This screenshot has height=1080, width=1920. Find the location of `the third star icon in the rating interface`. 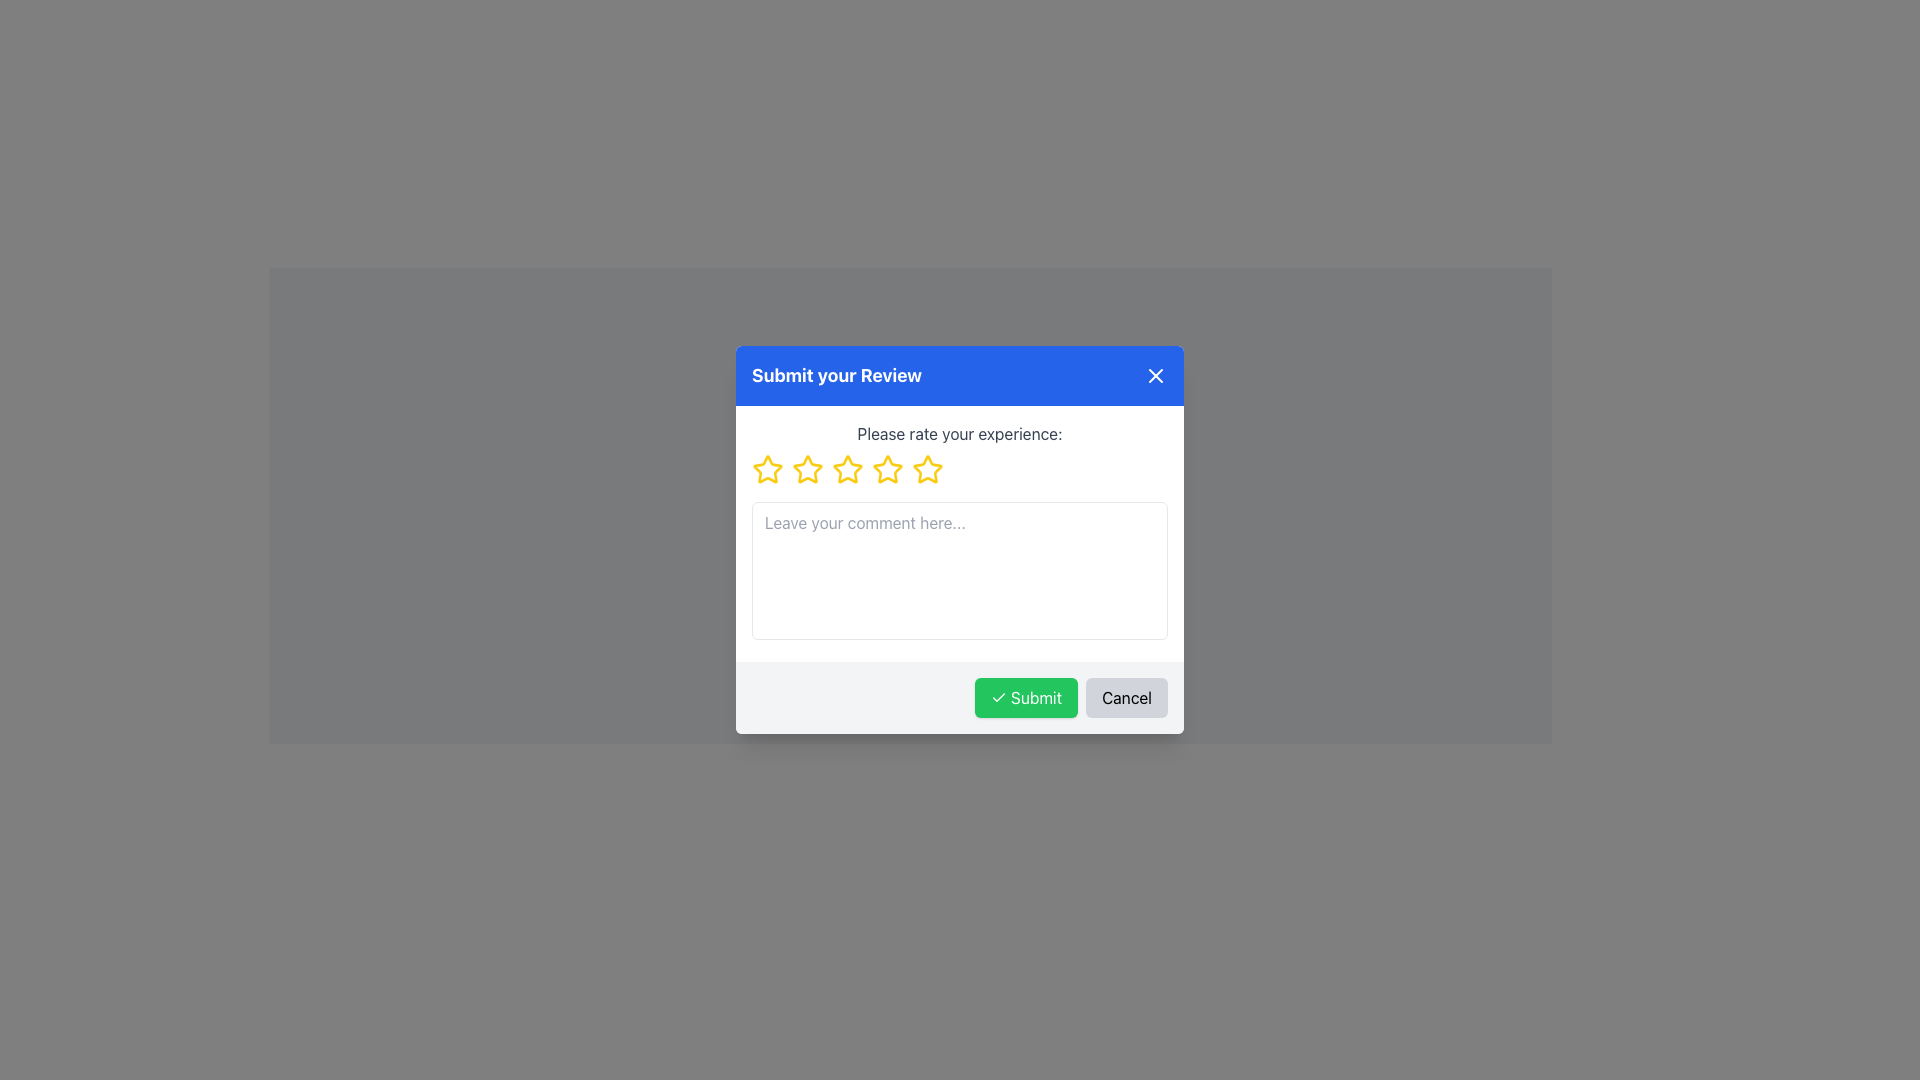

the third star icon in the rating interface is located at coordinates (887, 469).